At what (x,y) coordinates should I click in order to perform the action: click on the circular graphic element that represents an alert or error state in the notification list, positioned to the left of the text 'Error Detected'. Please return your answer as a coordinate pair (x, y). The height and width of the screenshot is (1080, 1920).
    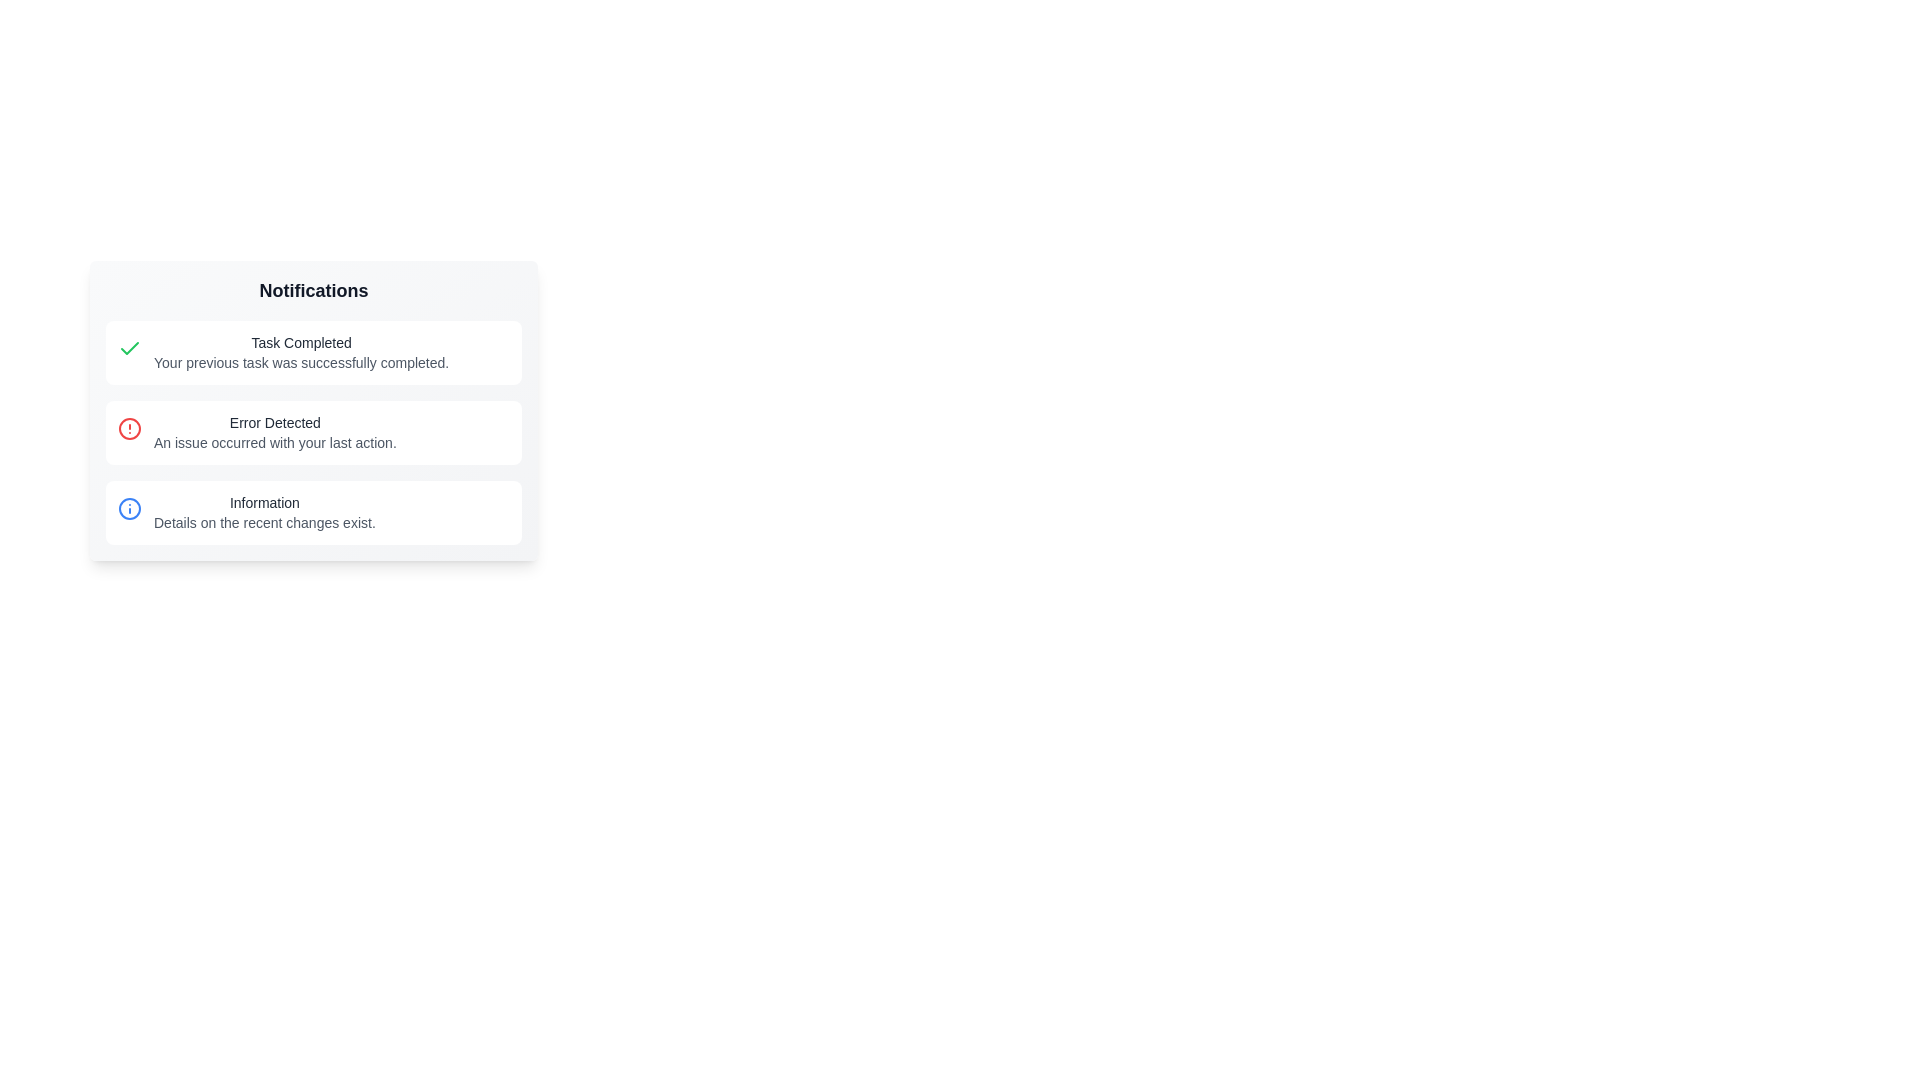
    Looking at the image, I should click on (128, 427).